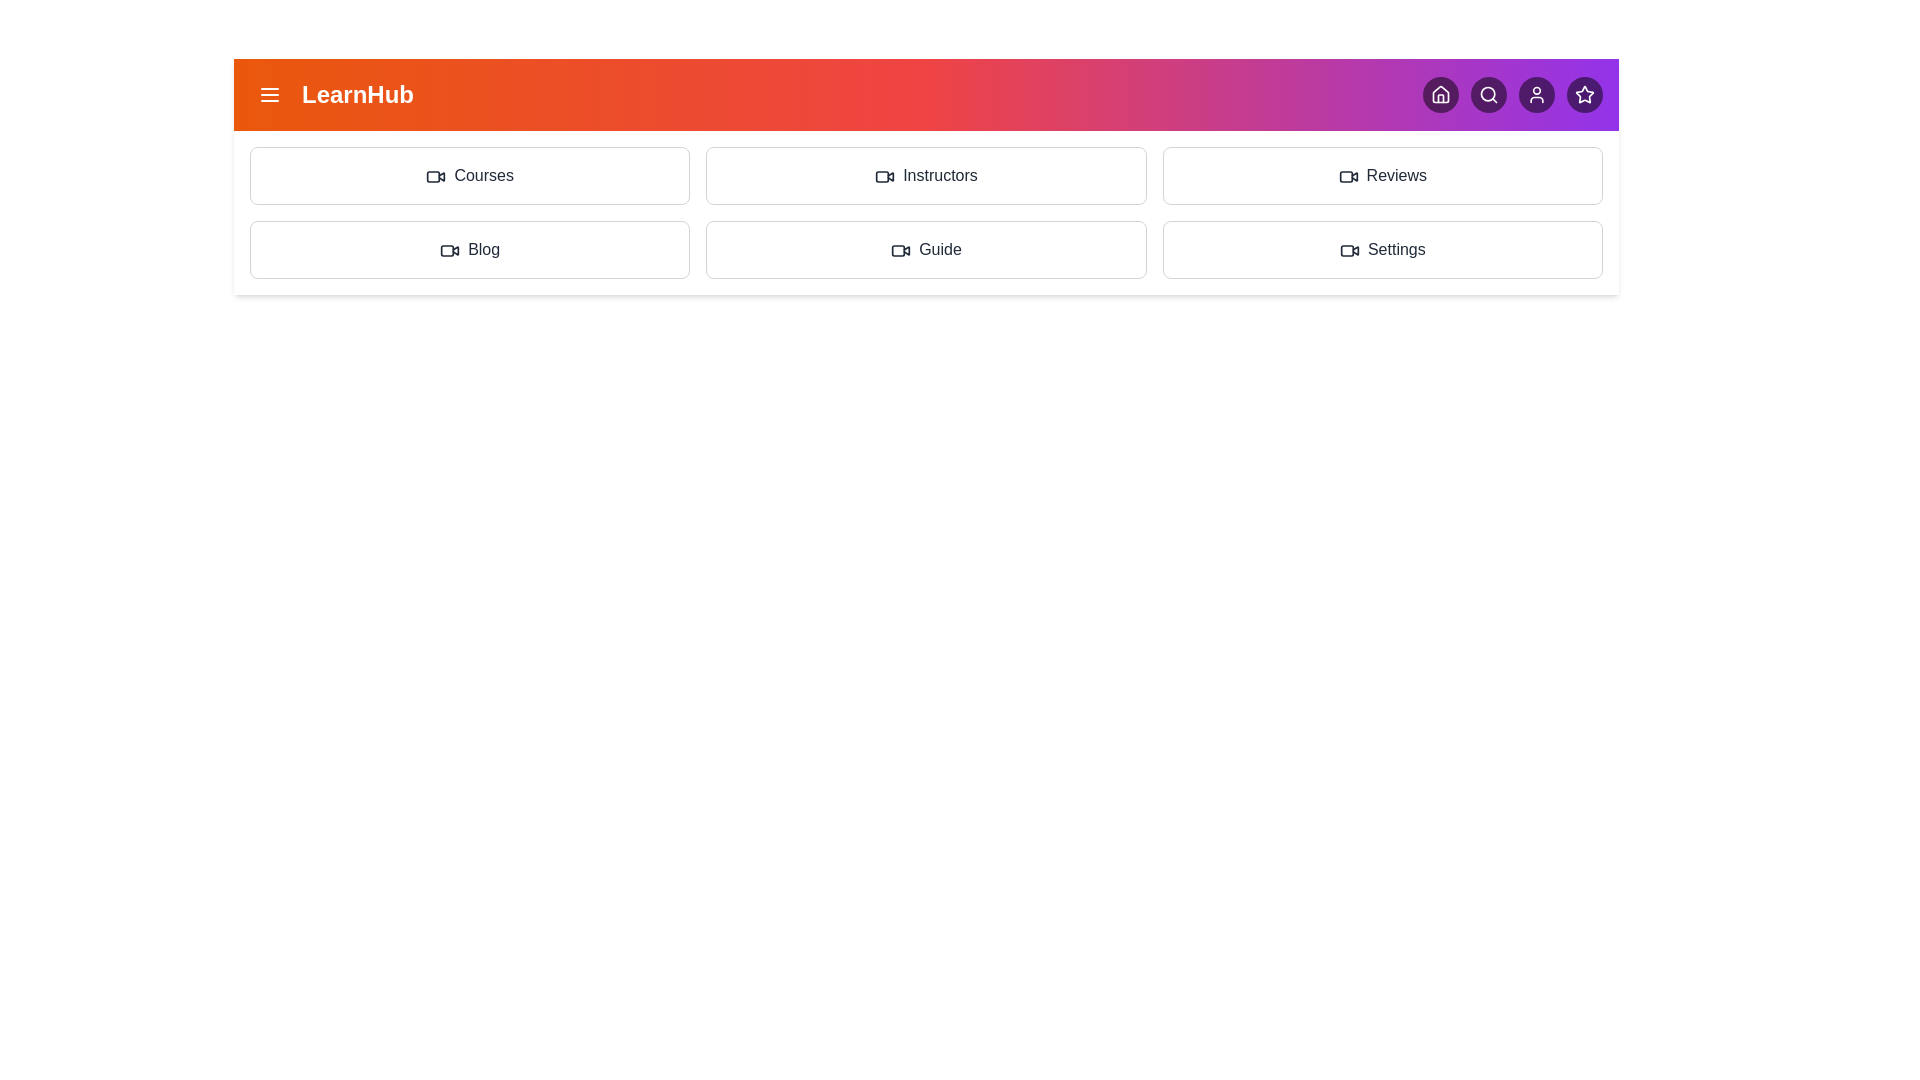  I want to click on menu button to toggle the main menu, so click(268, 95).